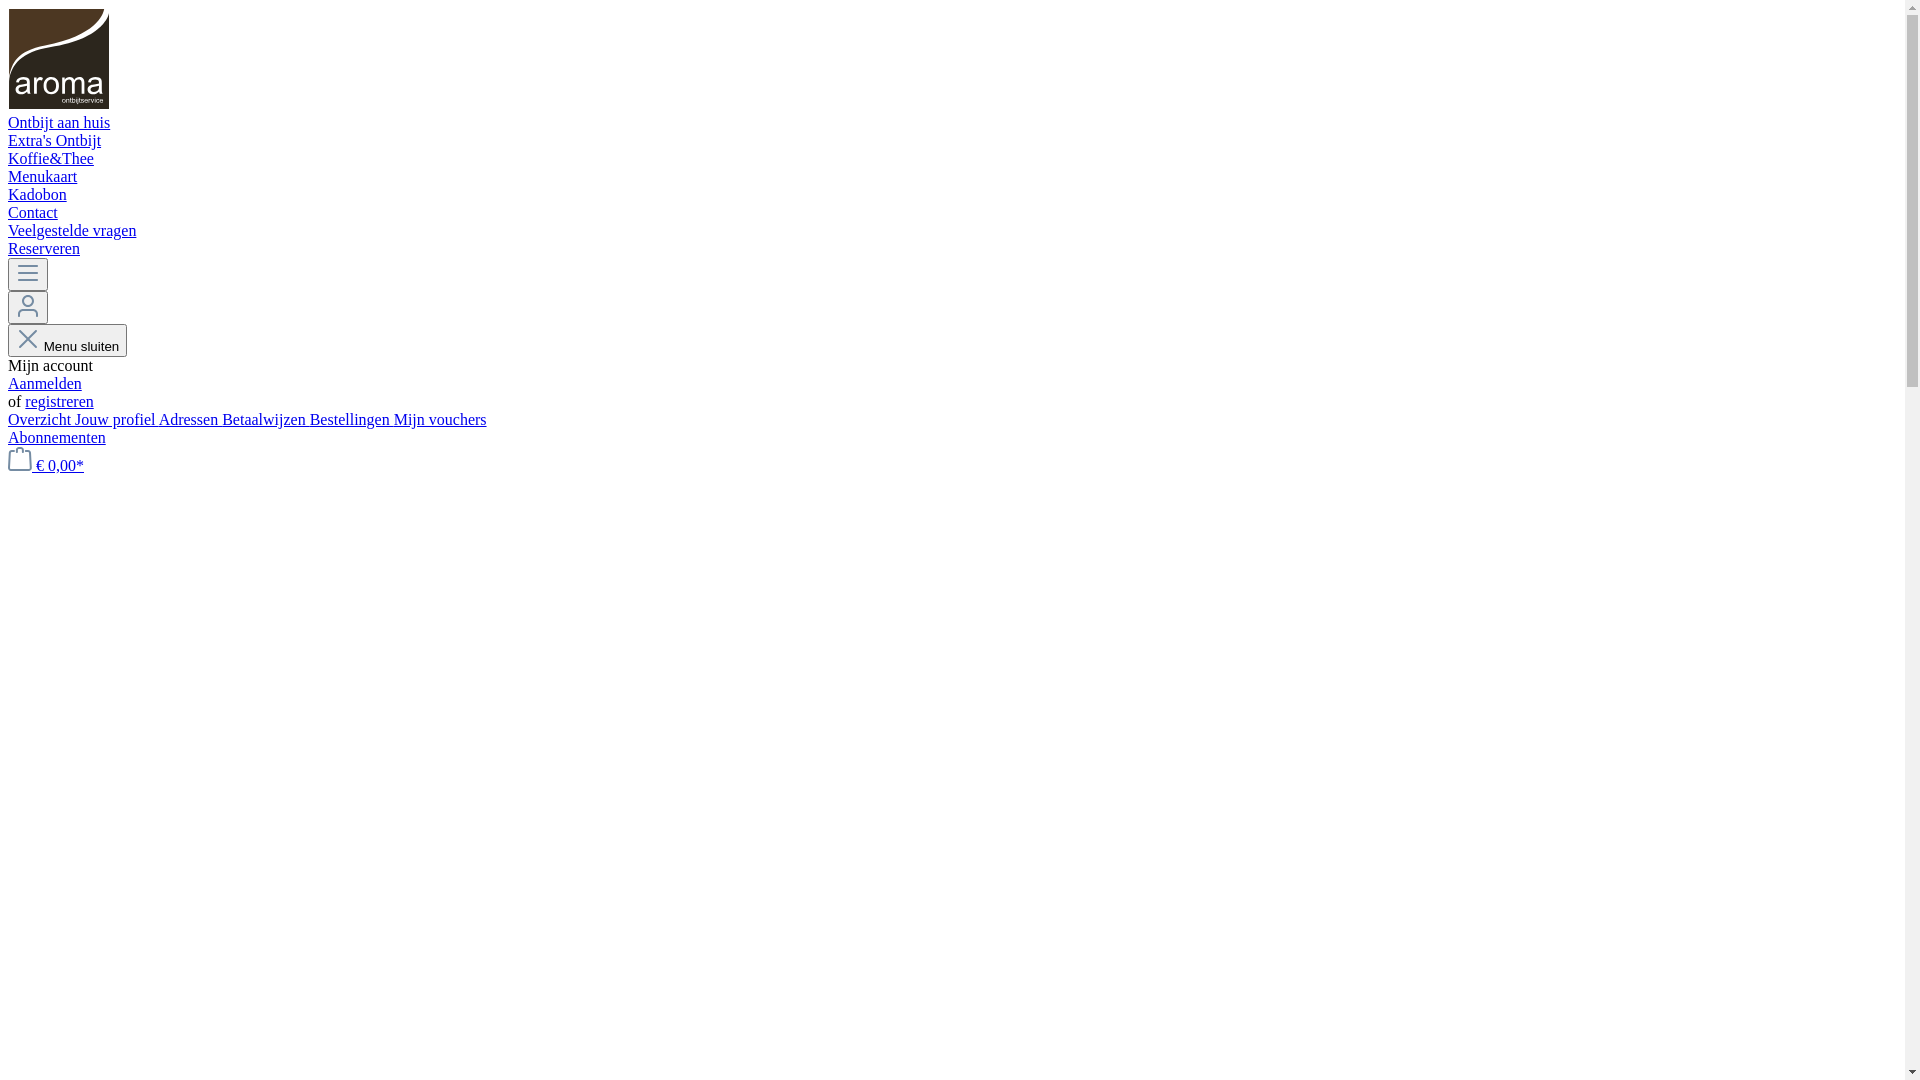 This screenshot has width=1920, height=1080. What do you see at coordinates (191, 418) in the screenshot?
I see `'Adressen'` at bounding box center [191, 418].